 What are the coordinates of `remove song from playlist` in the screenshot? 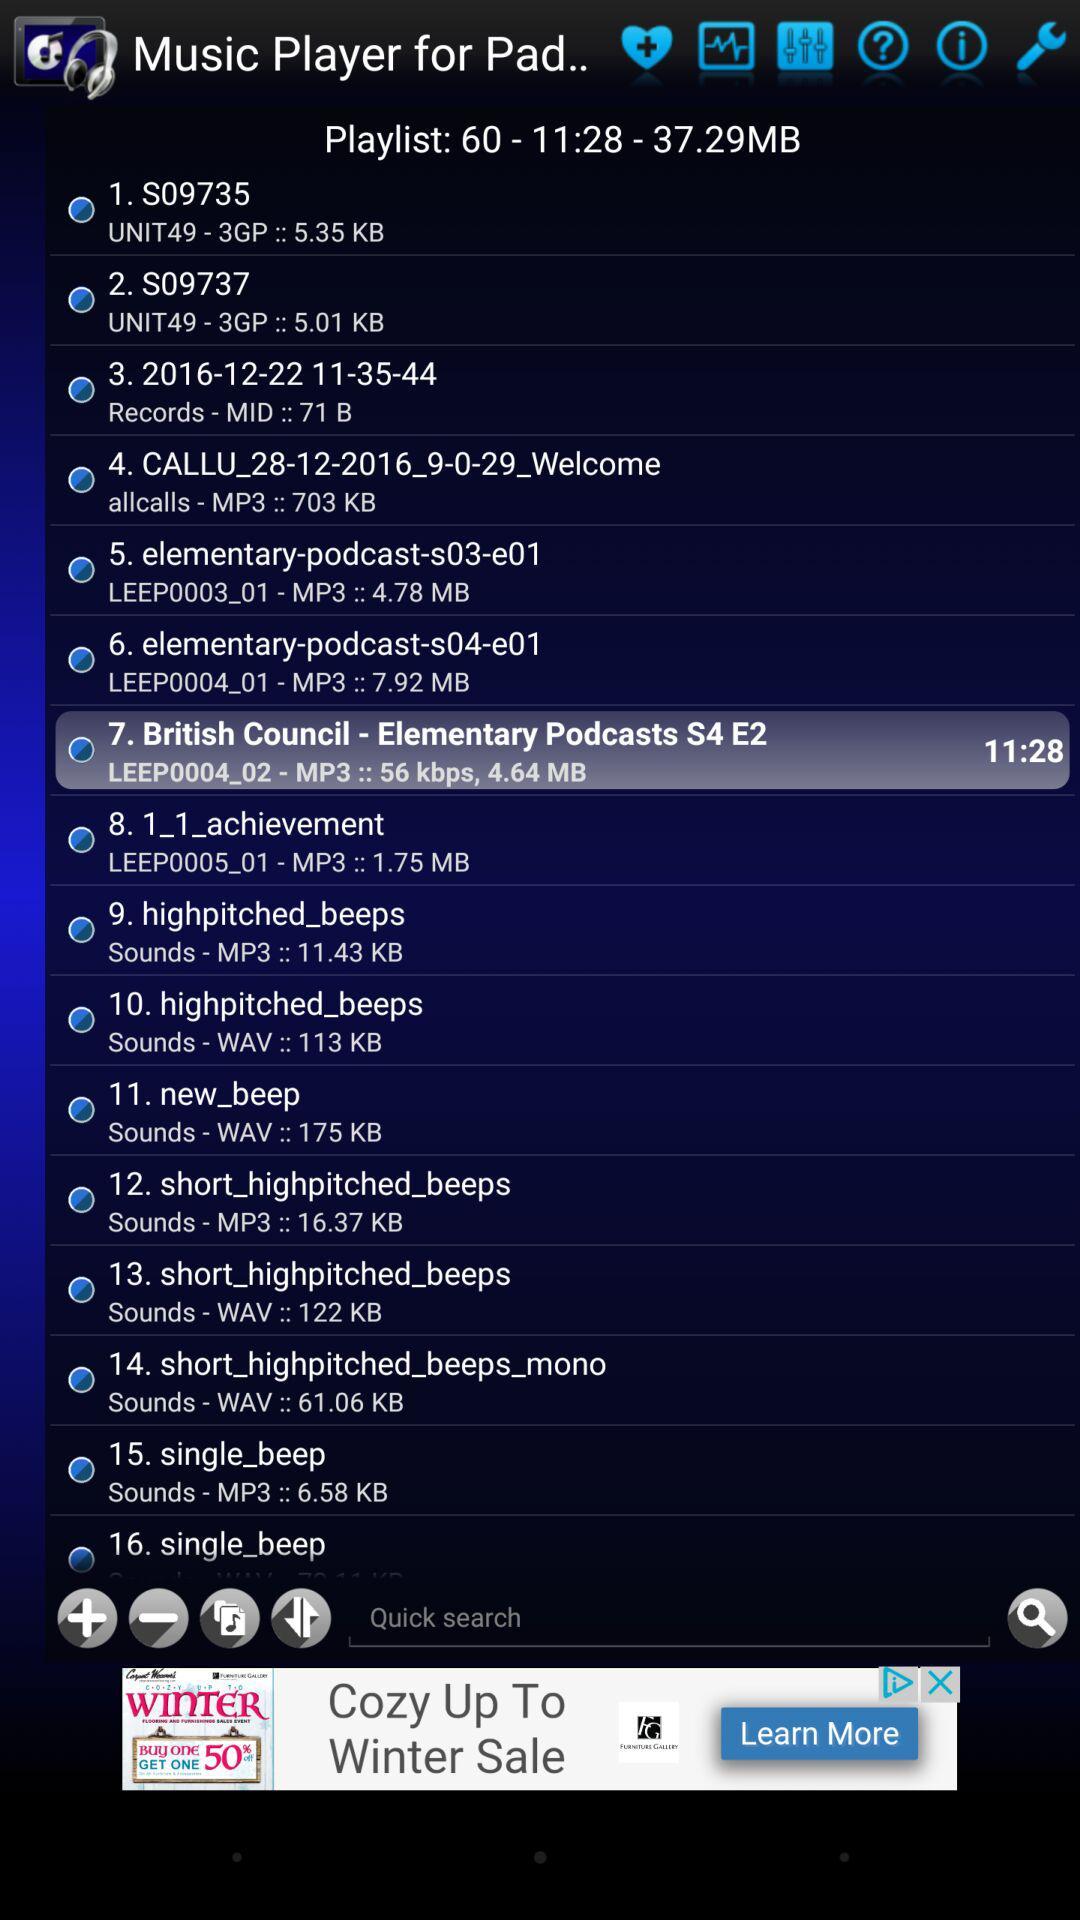 It's located at (157, 1618).